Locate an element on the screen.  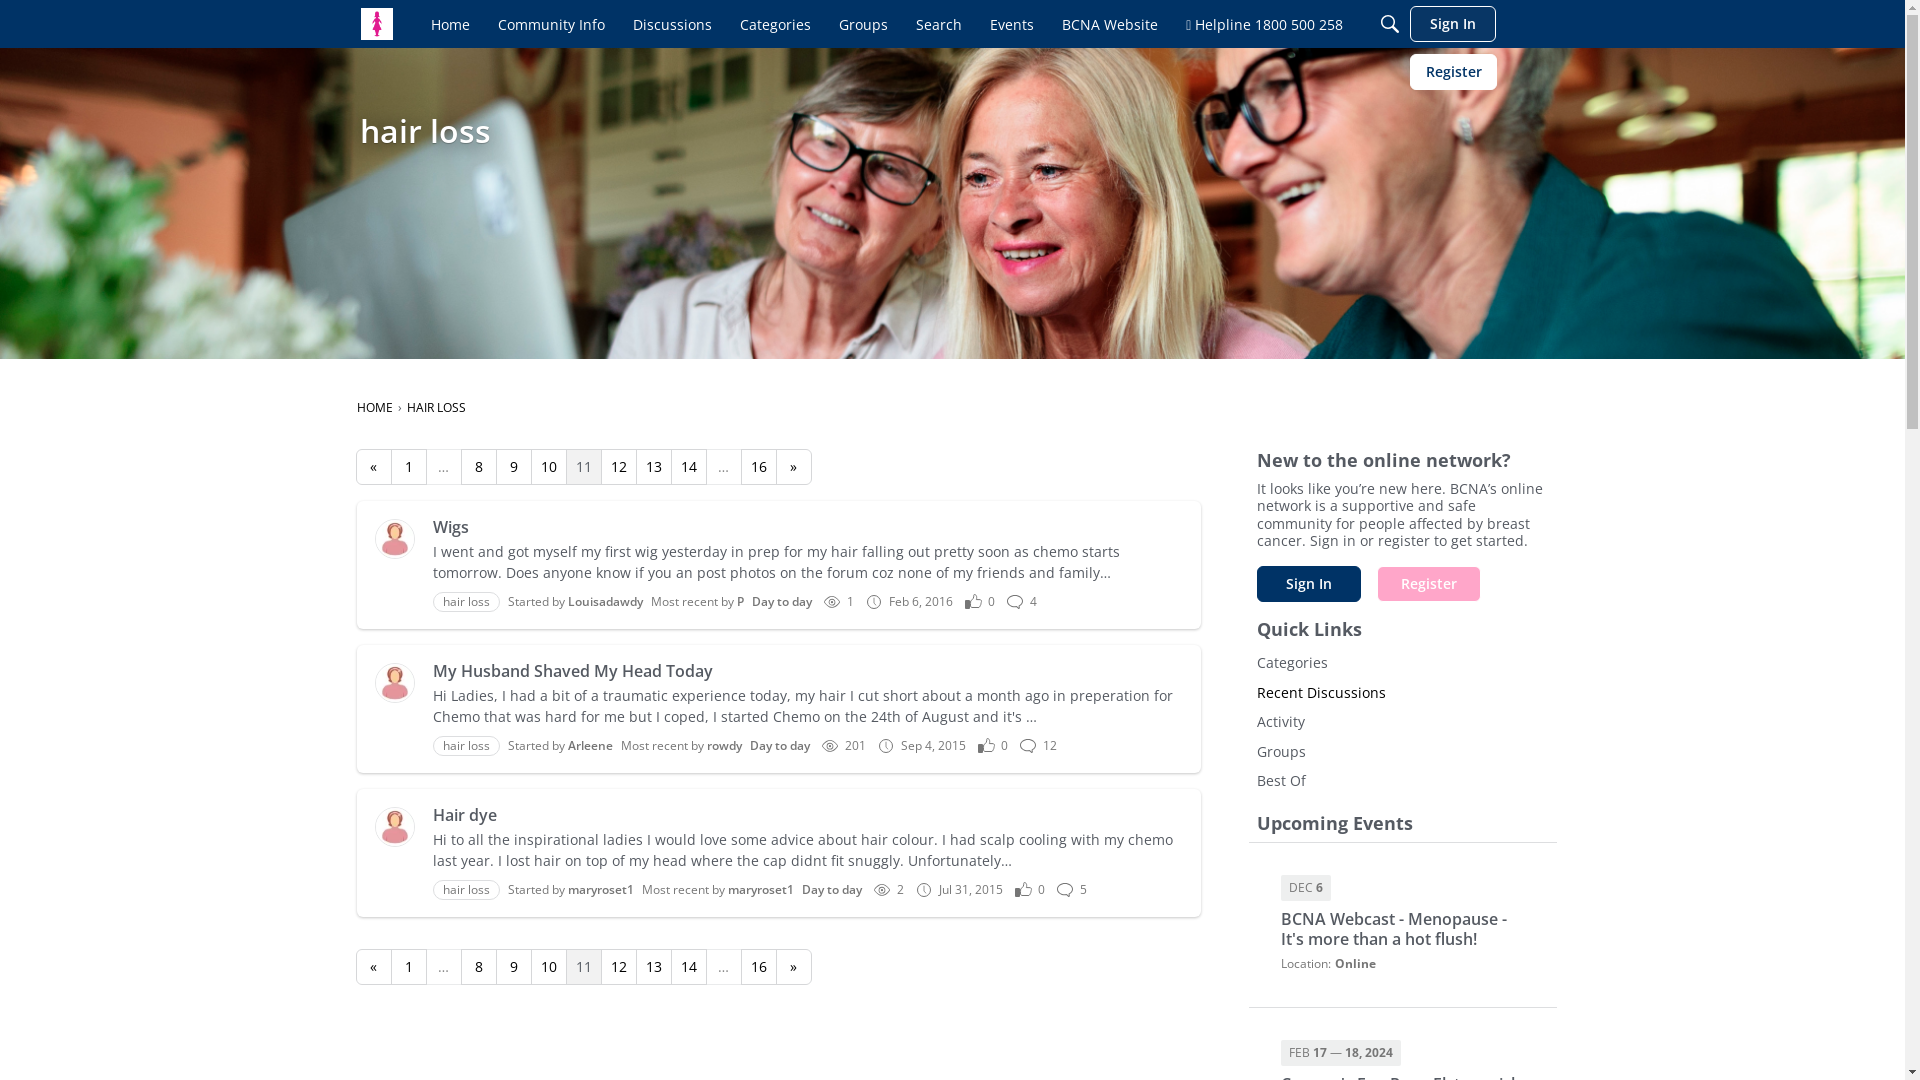
'Events' is located at coordinates (1012, 23).